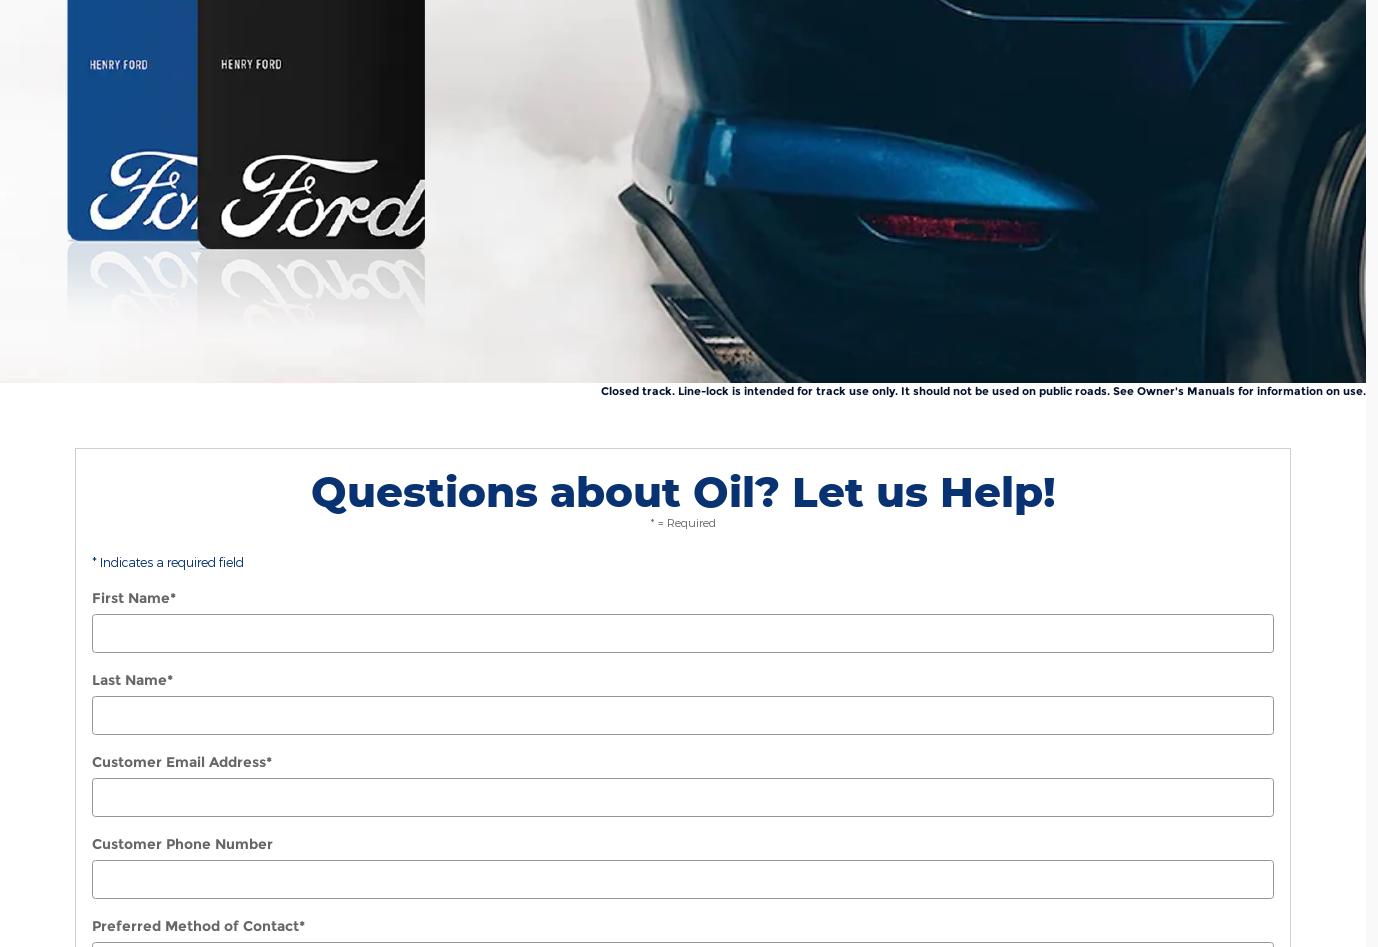 Image resolution: width=1378 pixels, height=947 pixels. What do you see at coordinates (682, 488) in the screenshot?
I see `'Questions about Oil? Let us Help!'` at bounding box center [682, 488].